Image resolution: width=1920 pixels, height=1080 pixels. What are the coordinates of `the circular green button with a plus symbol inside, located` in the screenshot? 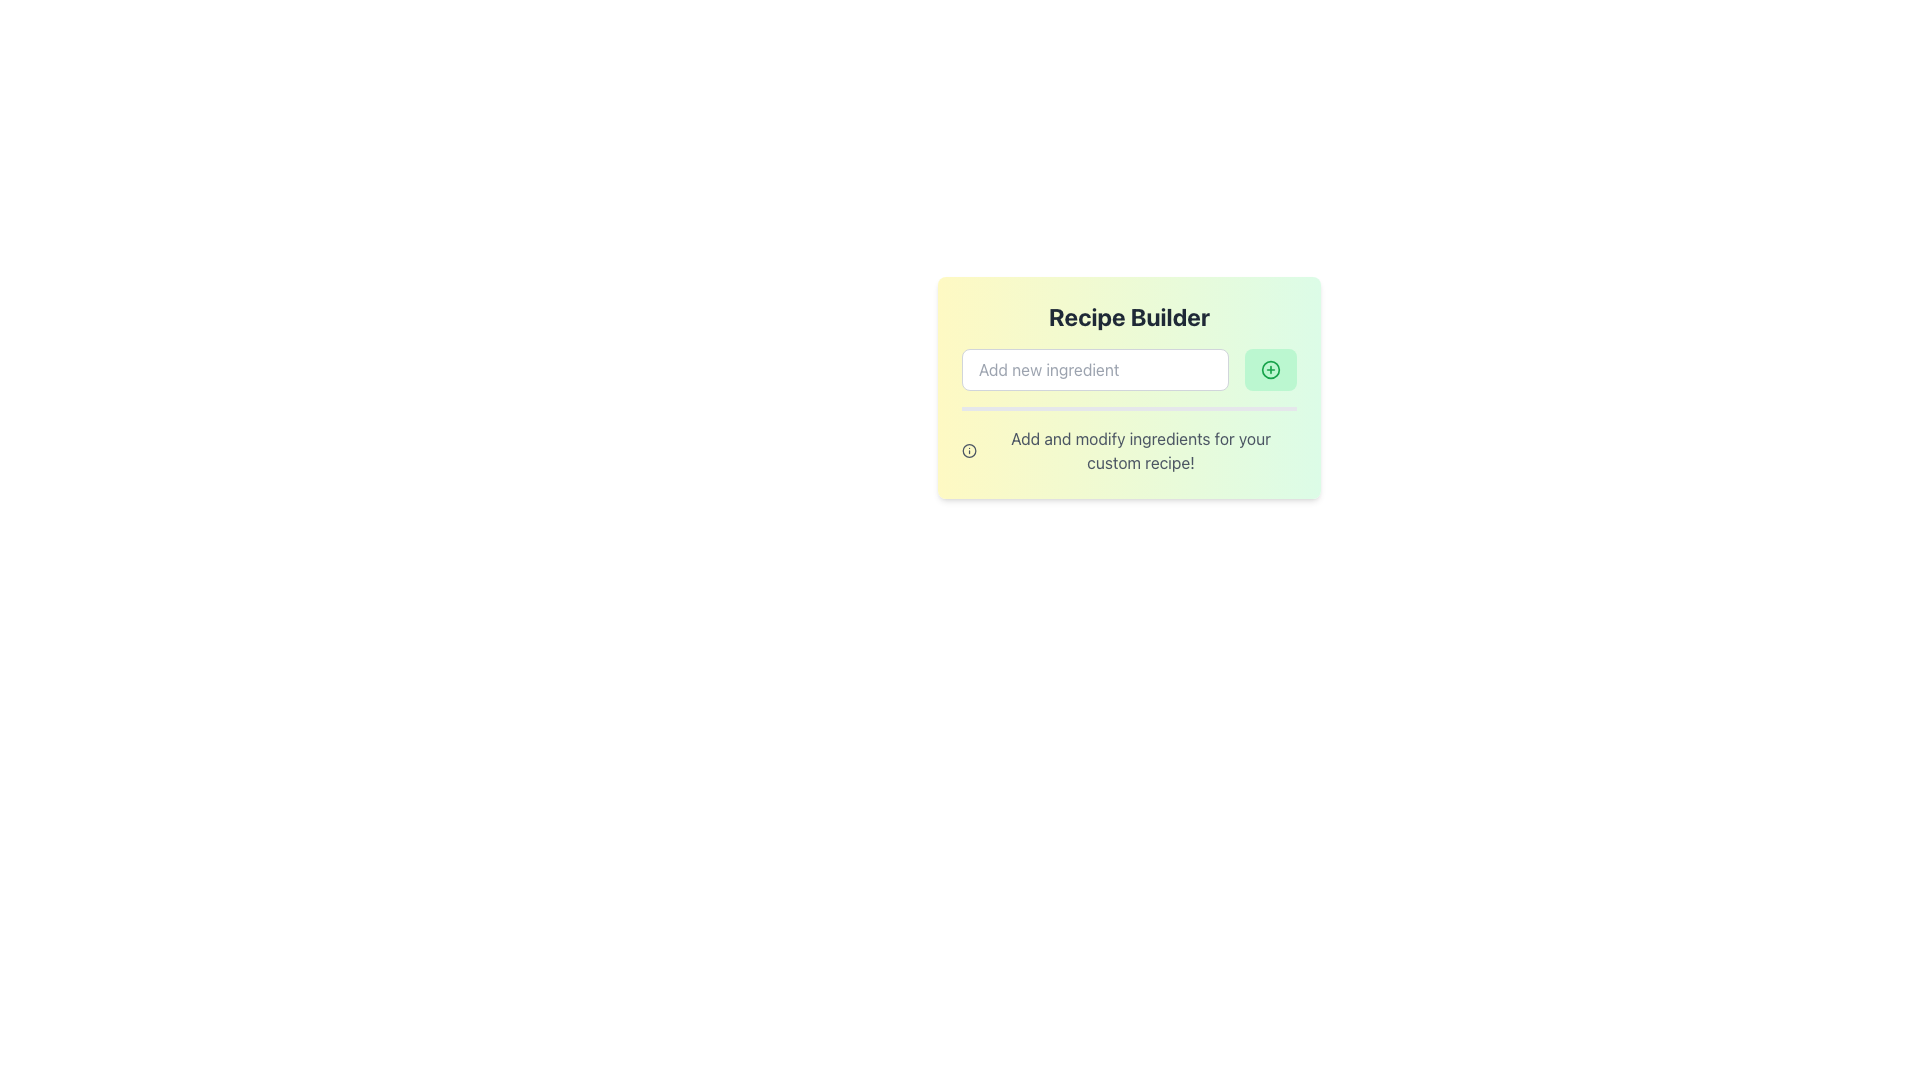 It's located at (1270, 370).